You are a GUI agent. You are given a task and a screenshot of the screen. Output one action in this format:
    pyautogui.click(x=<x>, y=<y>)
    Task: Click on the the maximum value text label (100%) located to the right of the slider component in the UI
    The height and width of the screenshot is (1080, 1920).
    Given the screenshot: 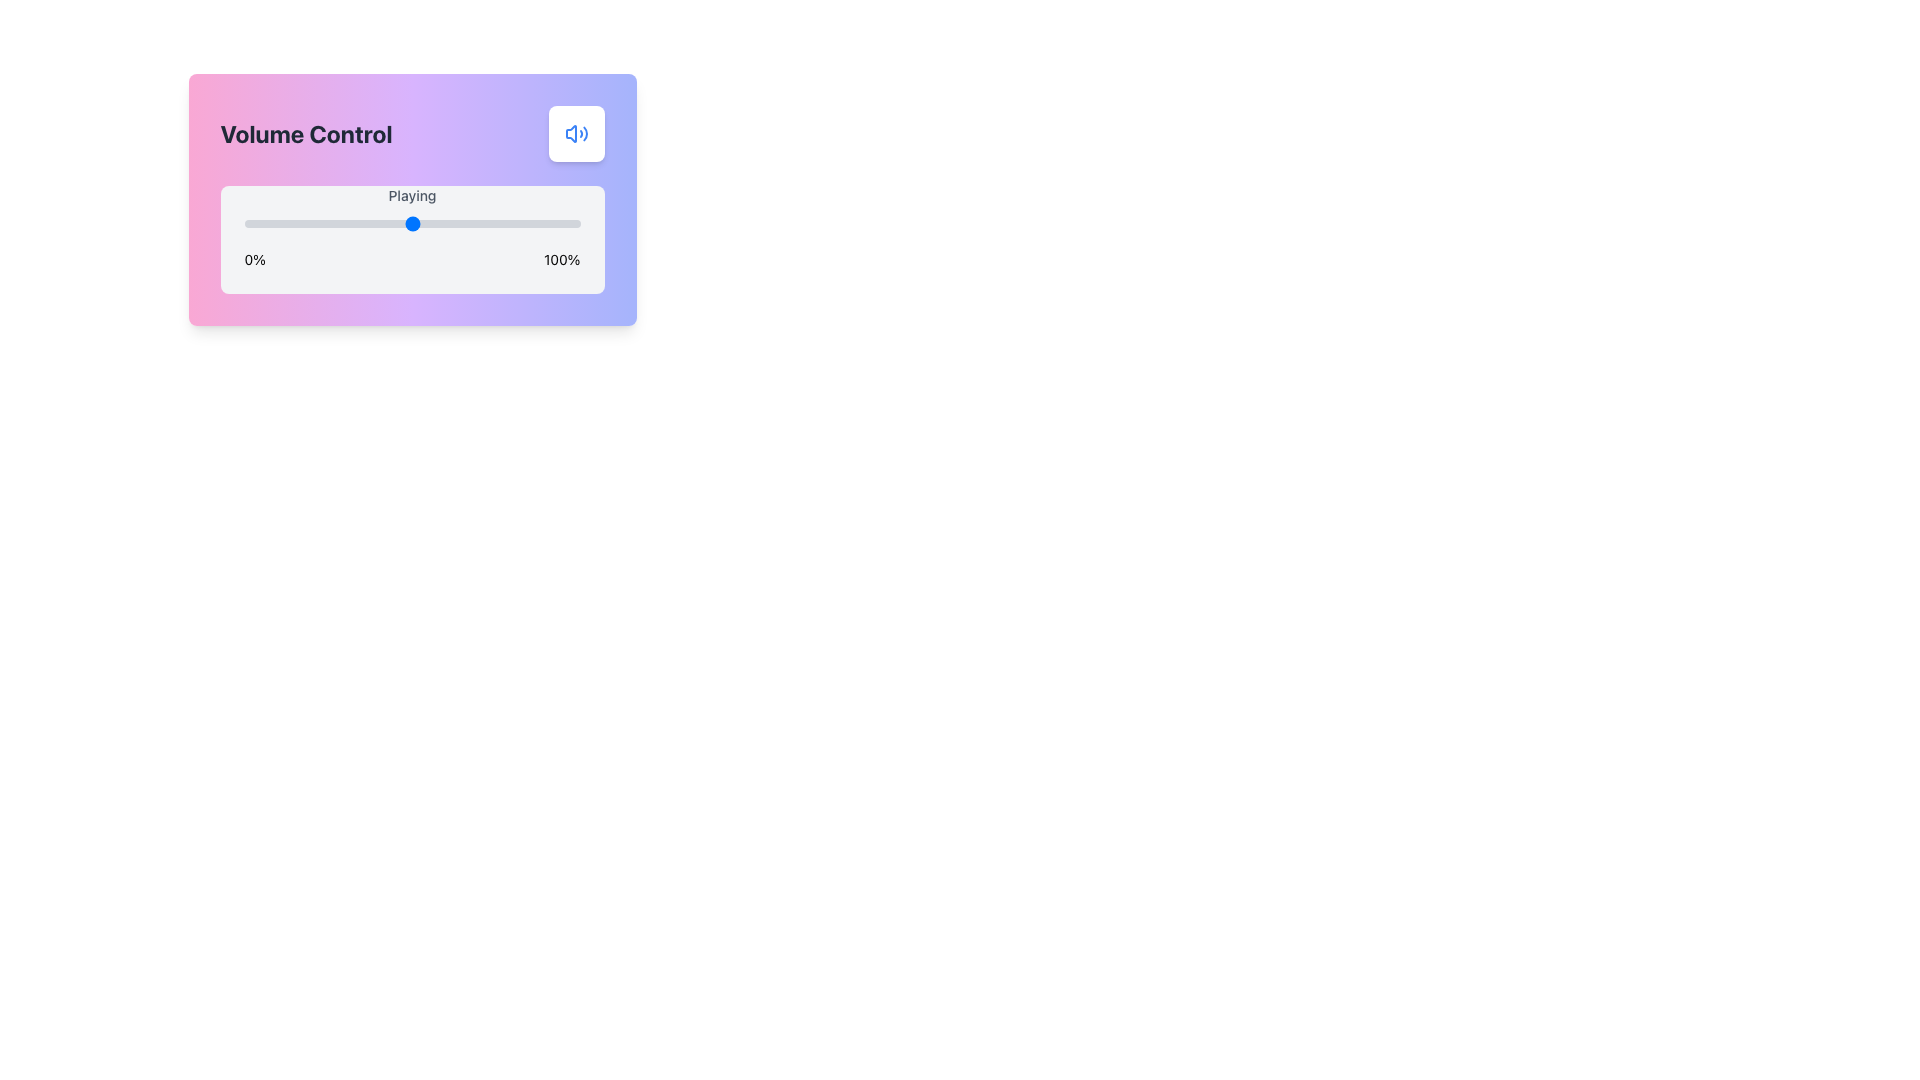 What is the action you would take?
    pyautogui.click(x=561, y=258)
    